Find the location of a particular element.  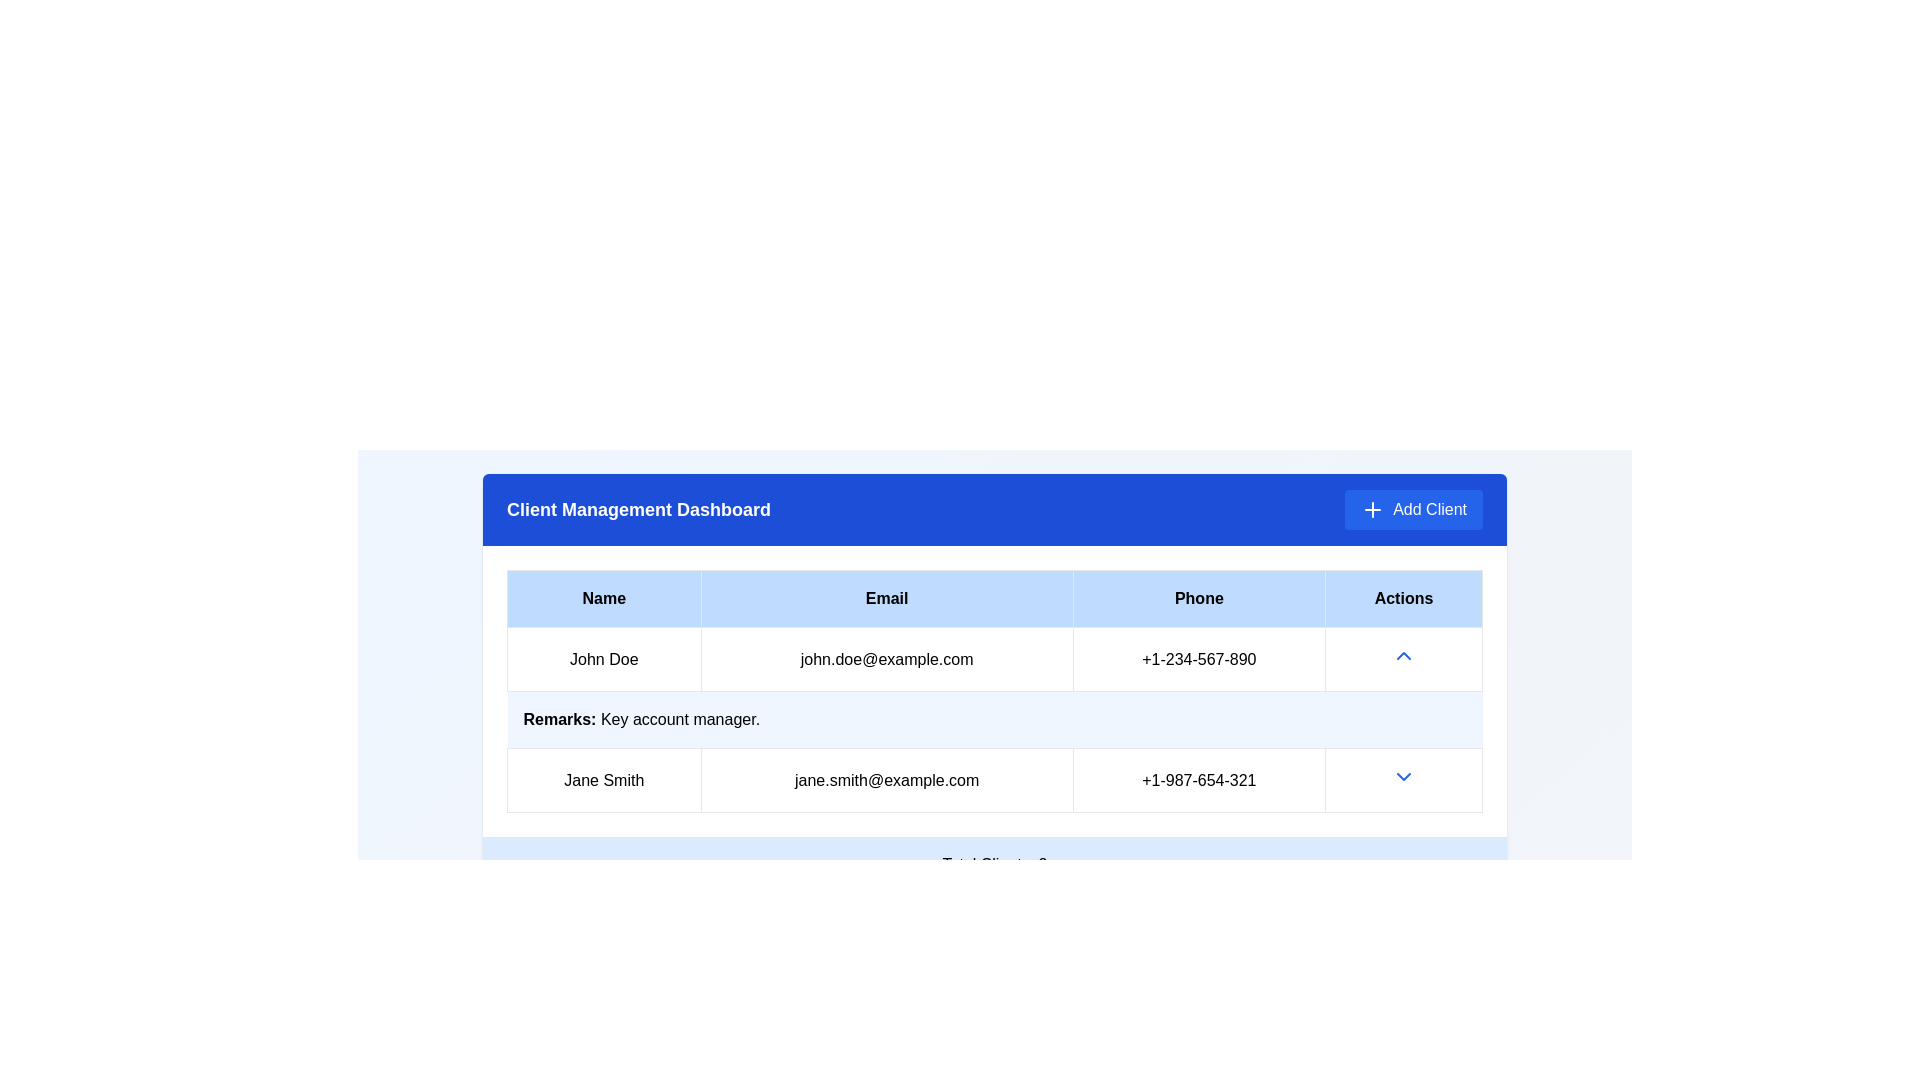

the Table Header Cell labeled 'Actions', which is the fourth column header in the table with a light blue background is located at coordinates (1402, 597).